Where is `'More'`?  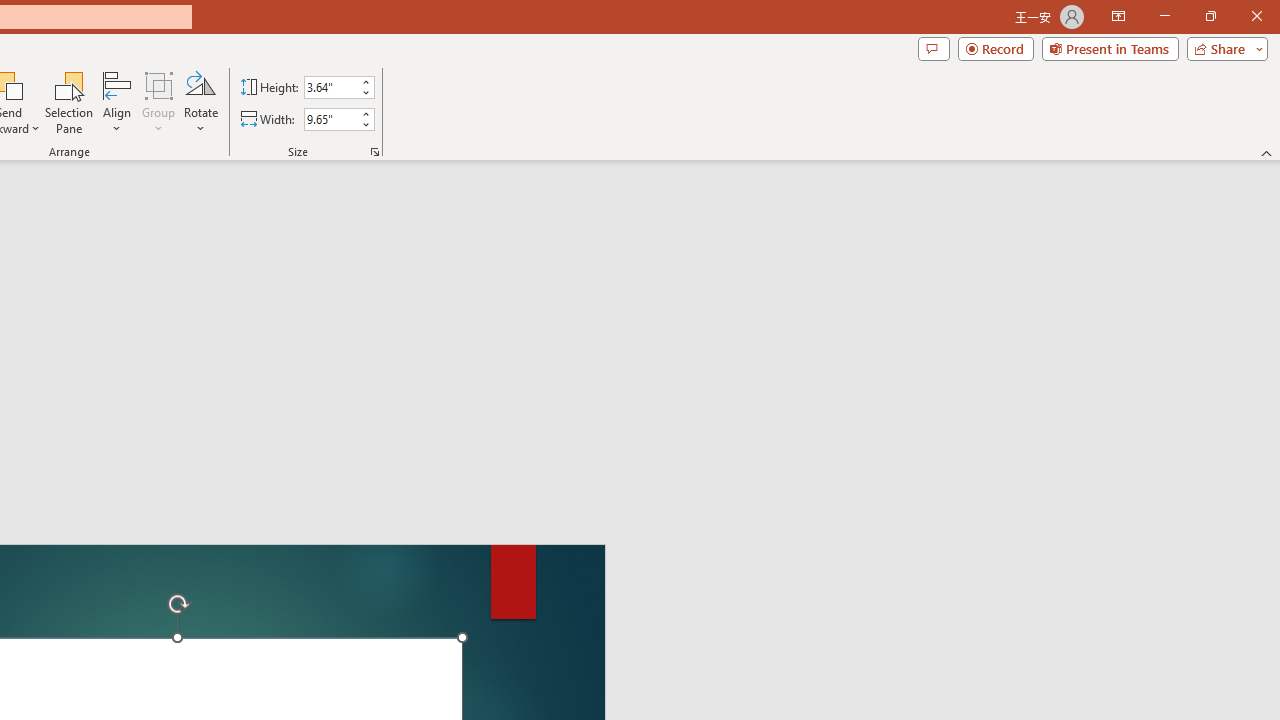 'More' is located at coordinates (365, 113).